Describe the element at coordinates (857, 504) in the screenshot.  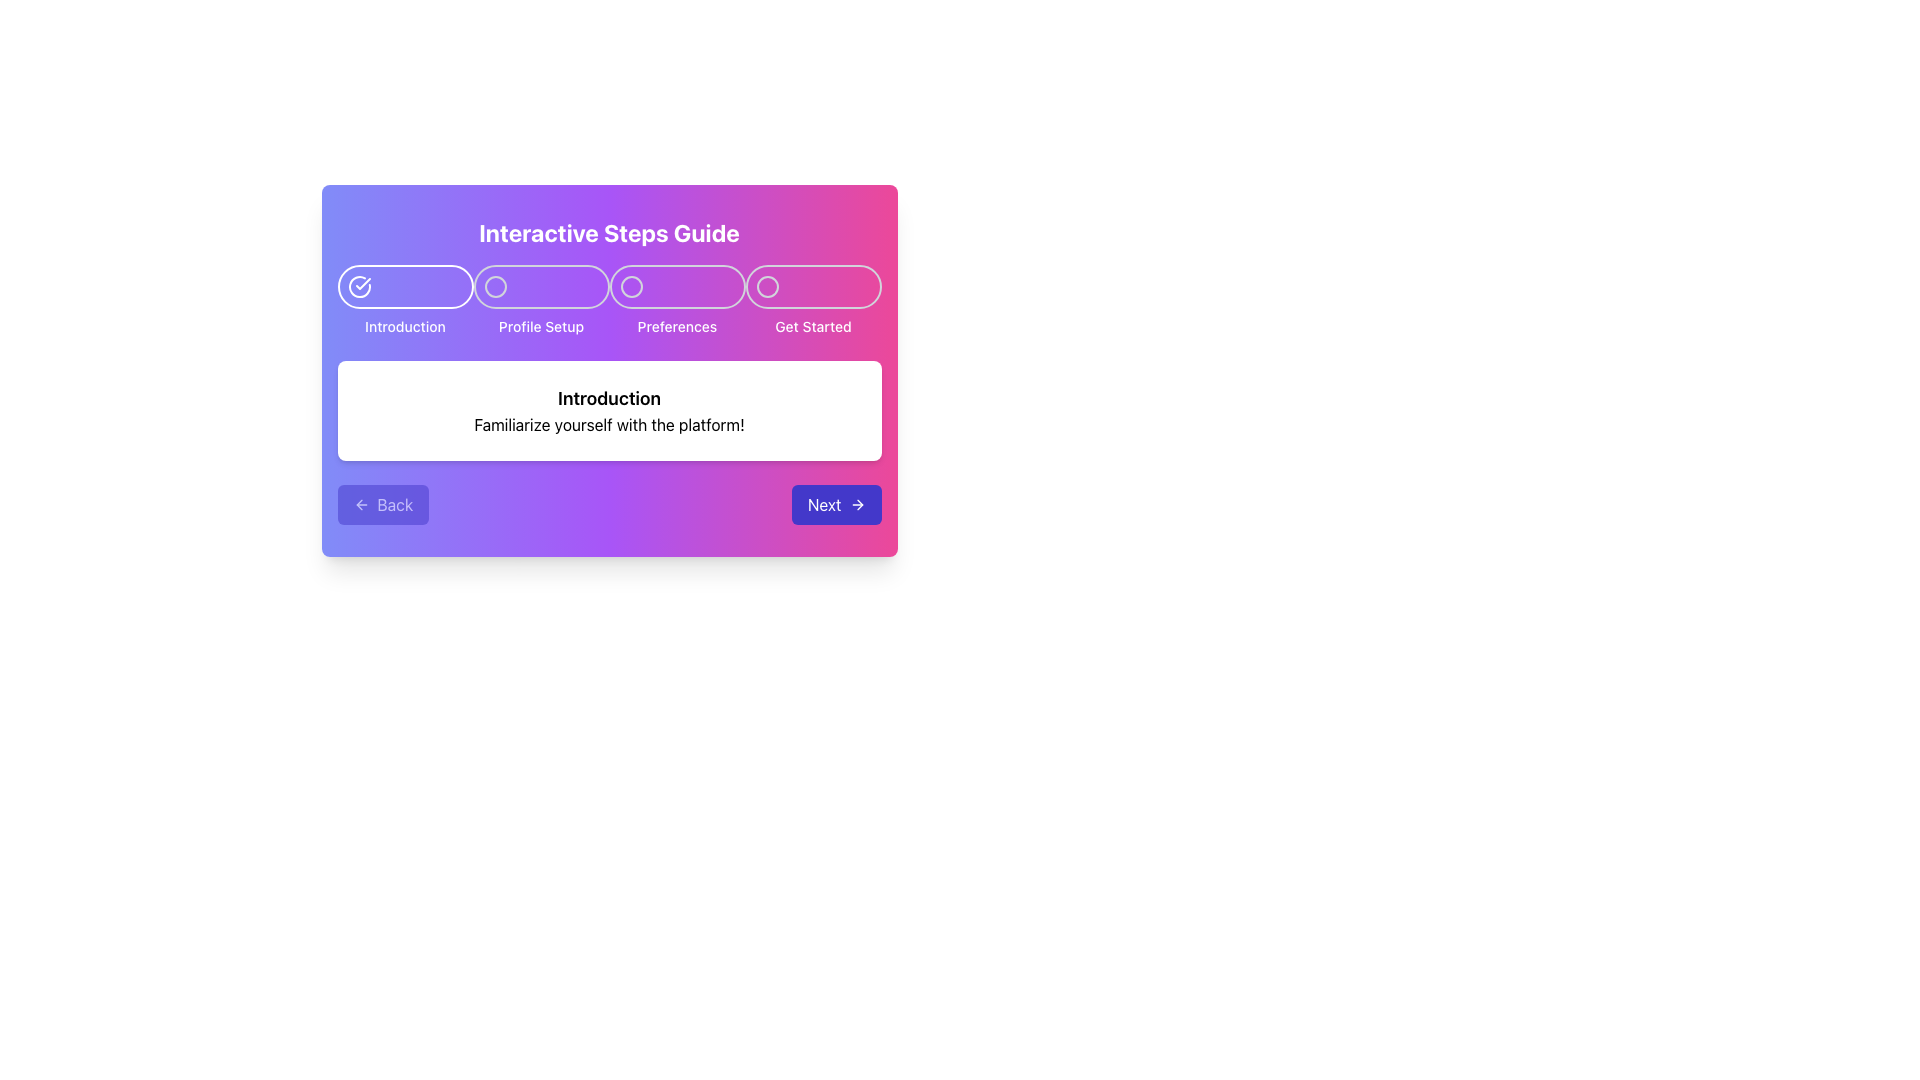
I see `the 'Next' button that contains the arrow icon located at the rightmost end of the button` at that location.